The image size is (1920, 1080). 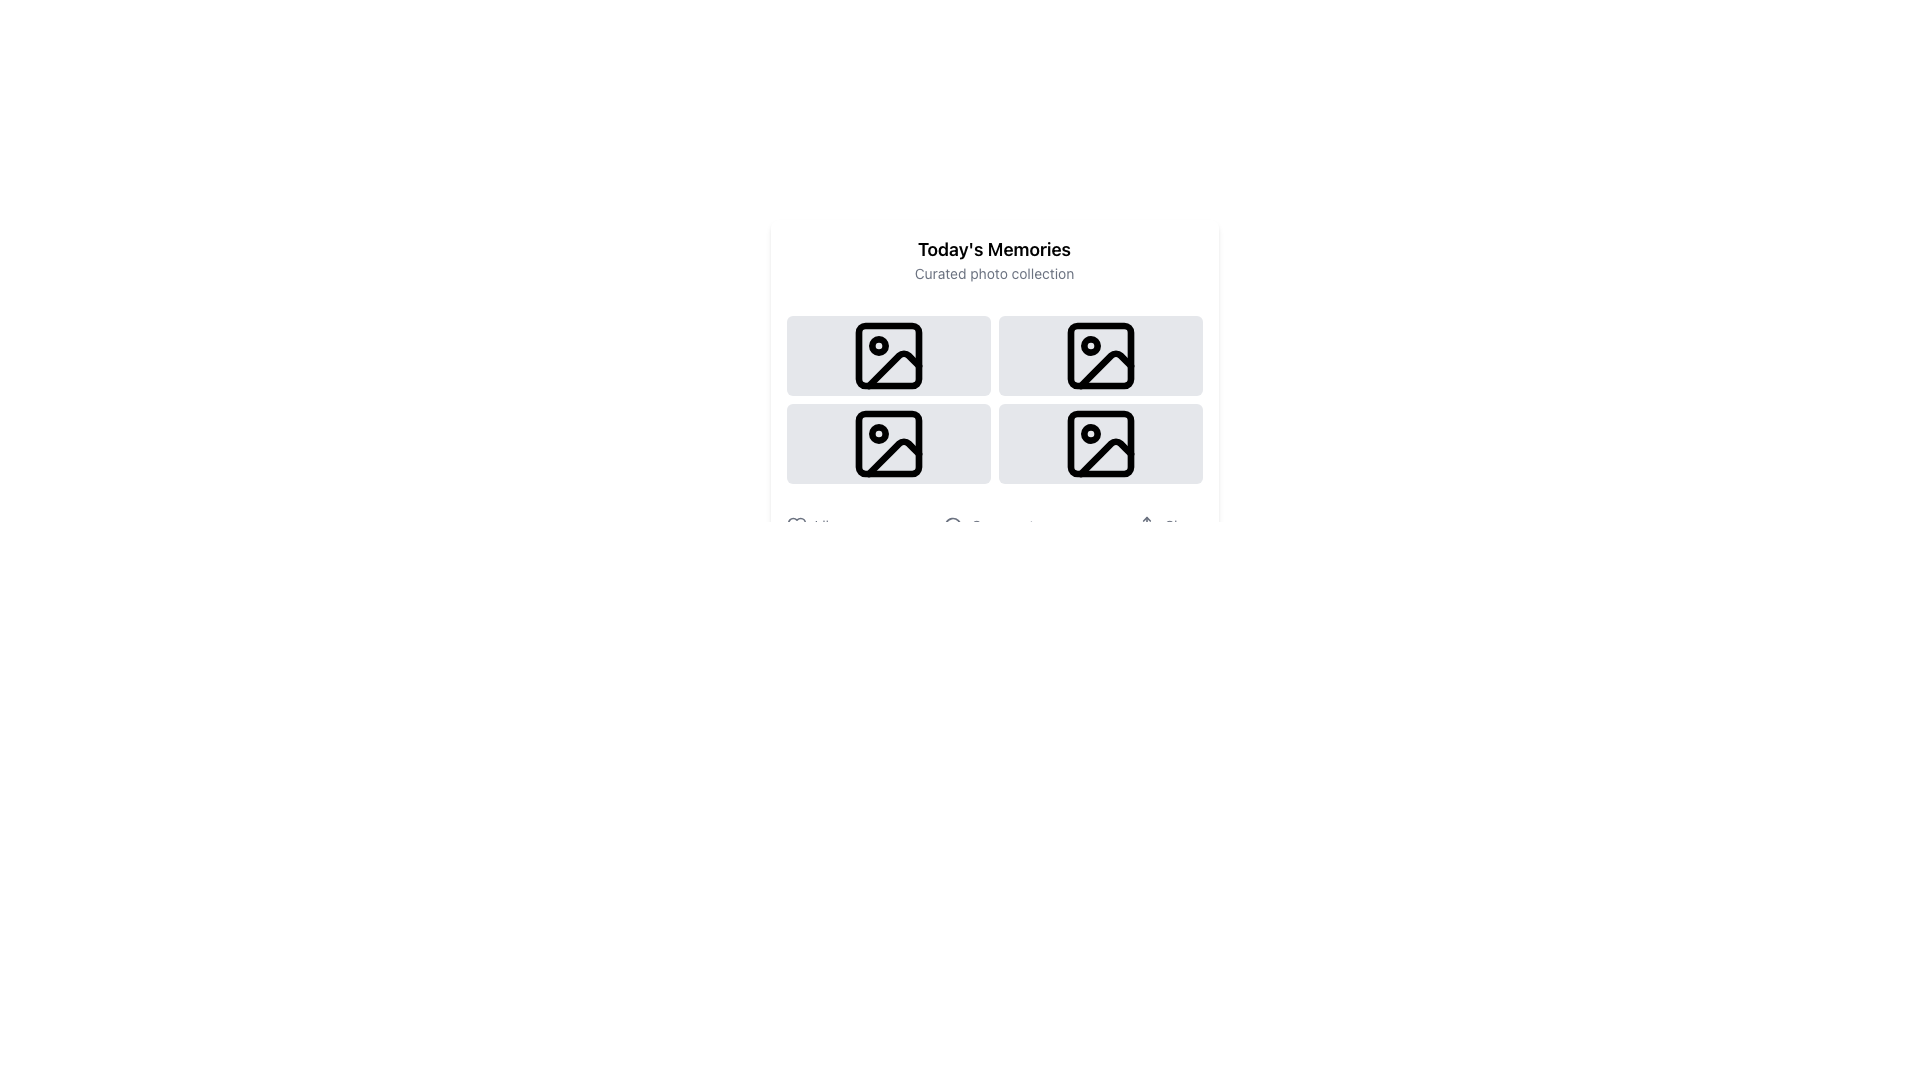 What do you see at coordinates (1089, 433) in the screenshot?
I see `the graphical component located in the bottom-right corner of the SVG icon, which is part of a decorative group within the icon's aesthetic representation` at bounding box center [1089, 433].